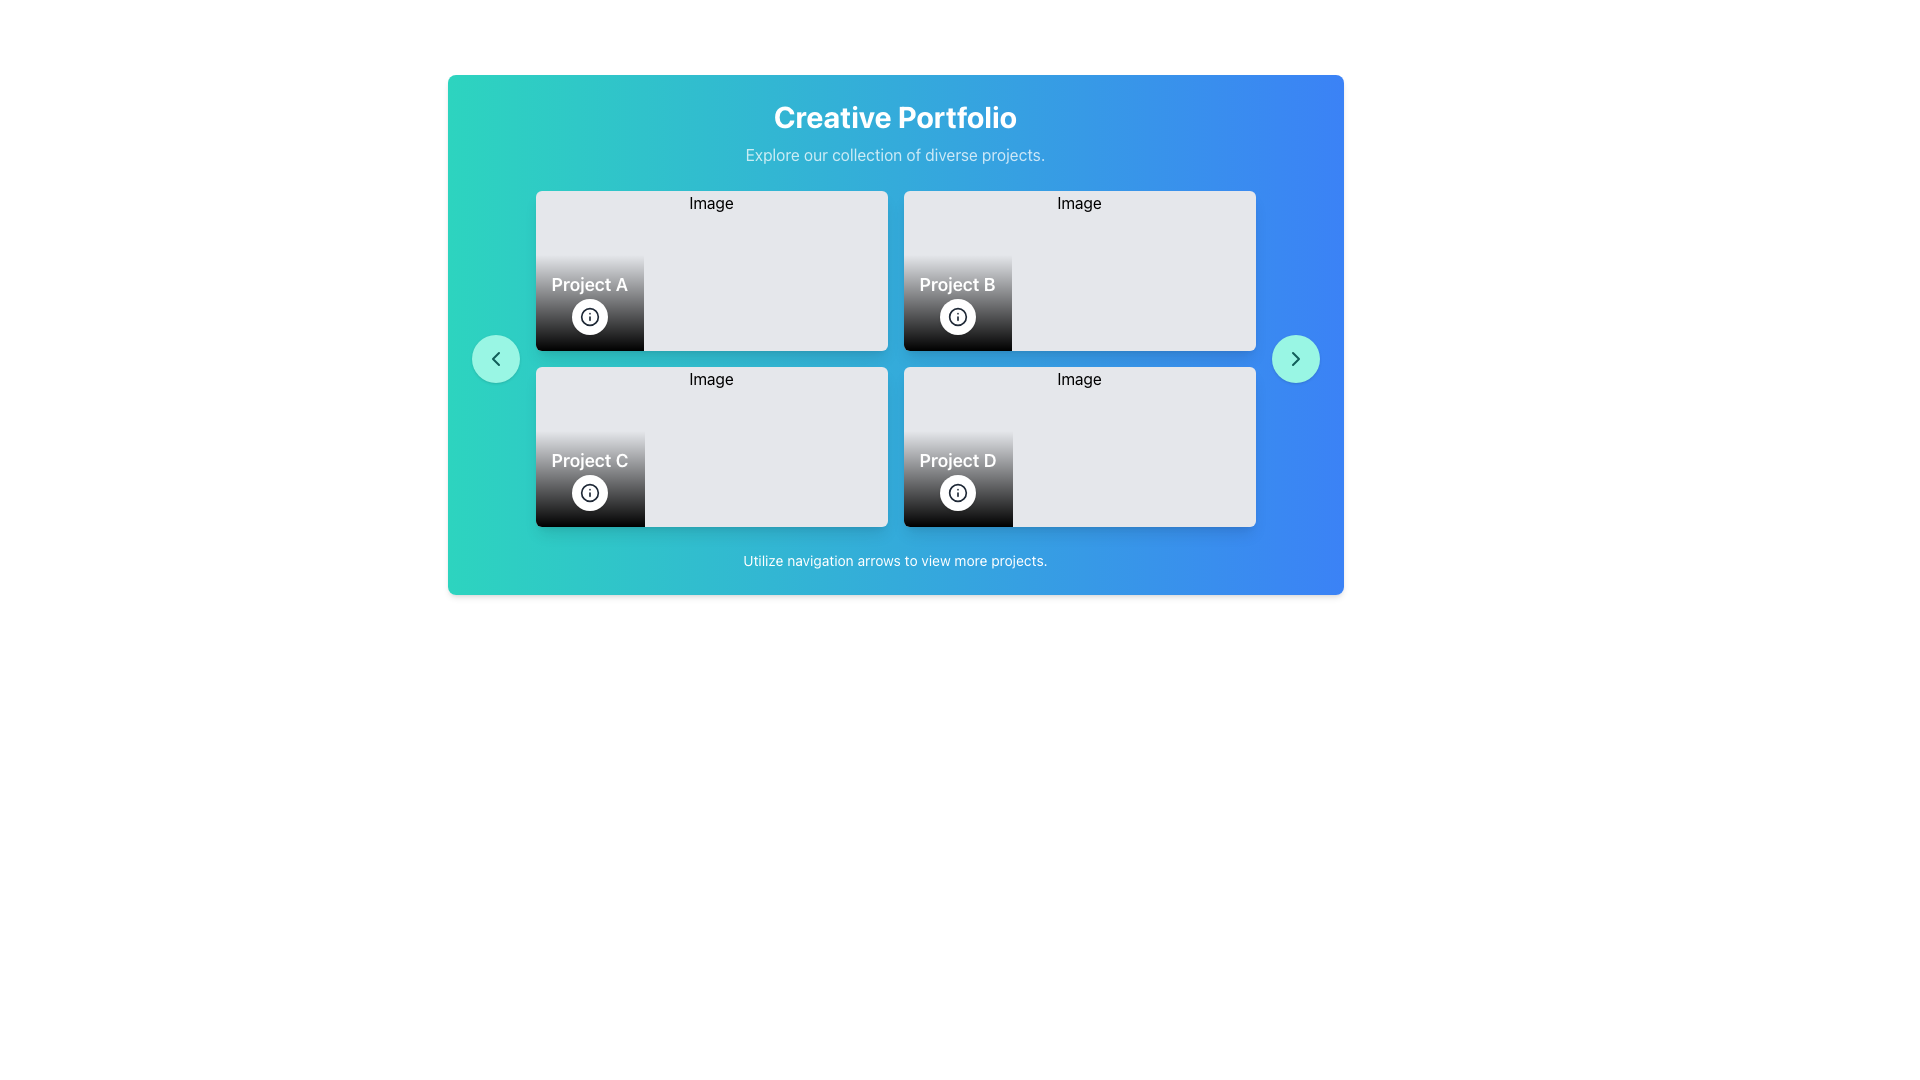 The width and height of the screenshot is (1920, 1080). What do you see at coordinates (589, 493) in the screenshot?
I see `the information icon located at the bottom of the 'Project D' card in the second row of the project grid` at bounding box center [589, 493].